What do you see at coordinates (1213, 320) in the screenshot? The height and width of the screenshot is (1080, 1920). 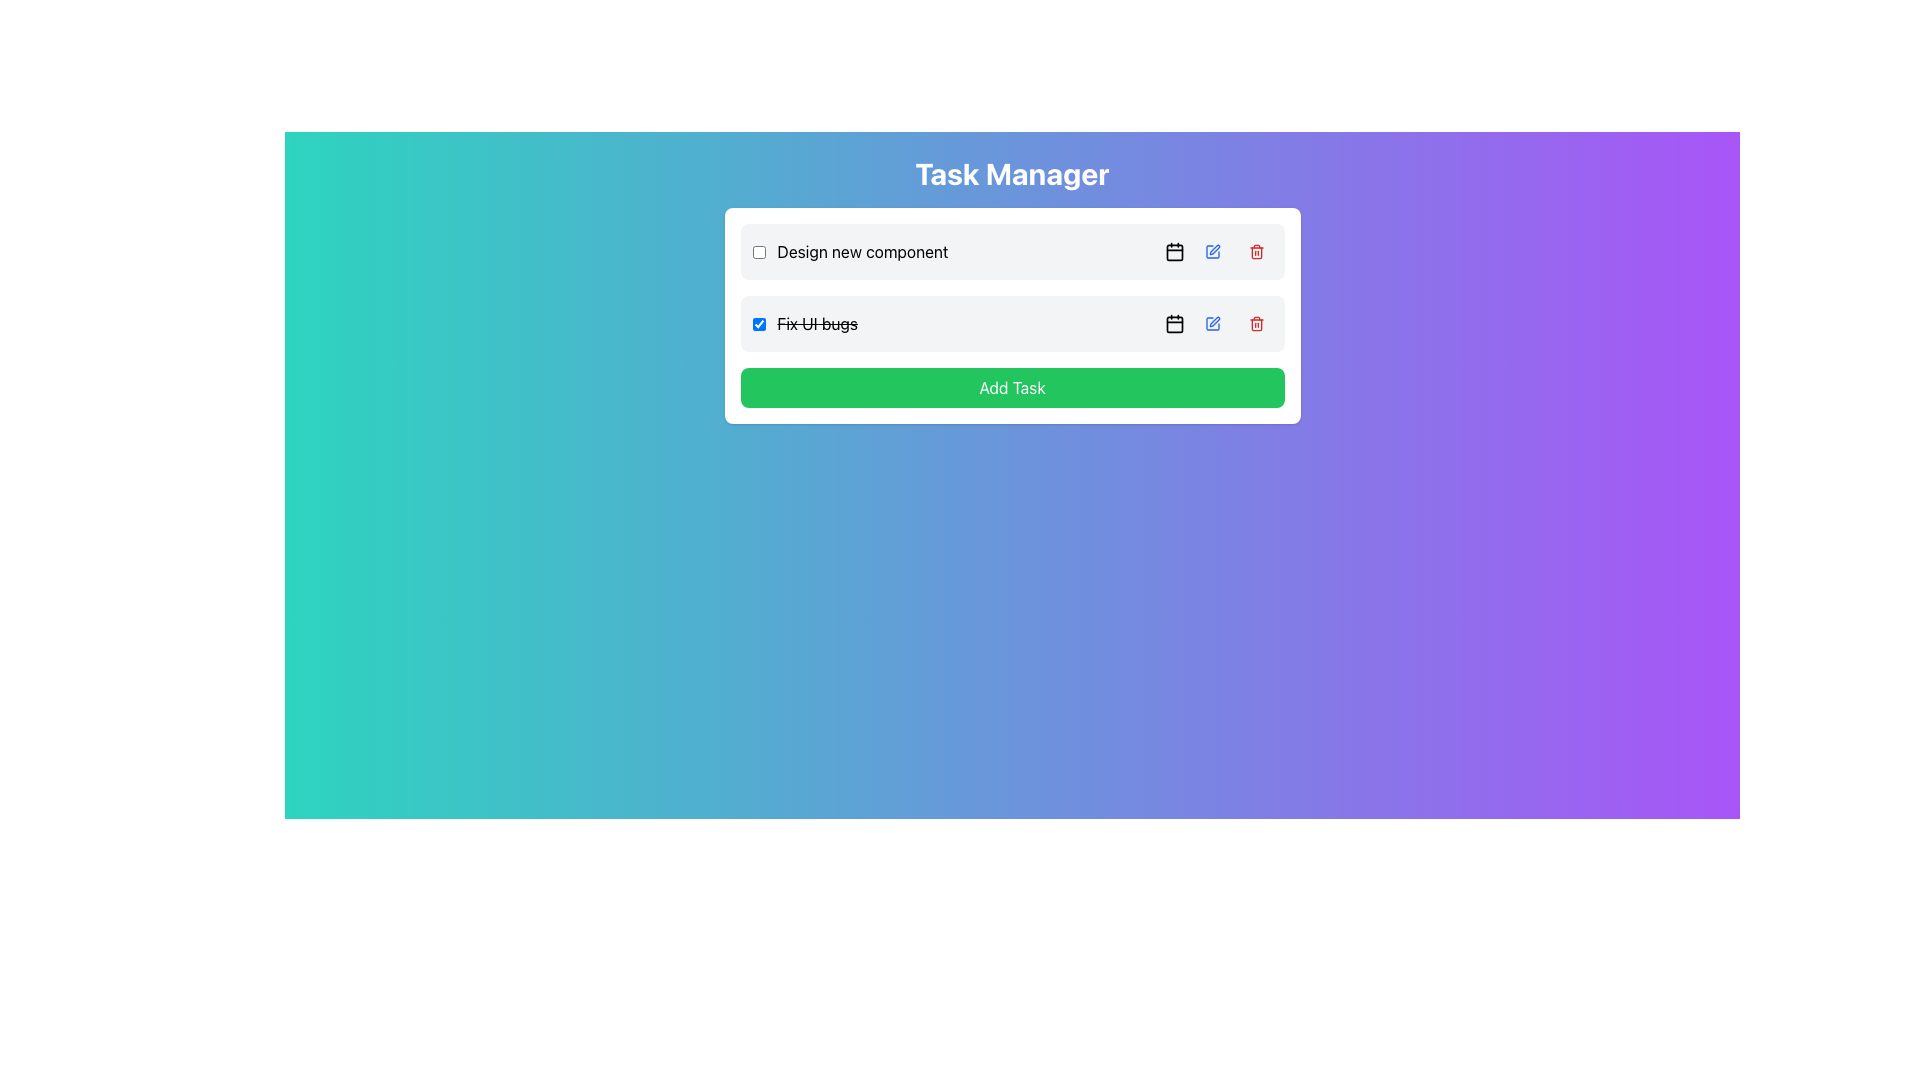 I see `the pen icon button located in the task box for 'Fix UI bugs'` at bounding box center [1213, 320].